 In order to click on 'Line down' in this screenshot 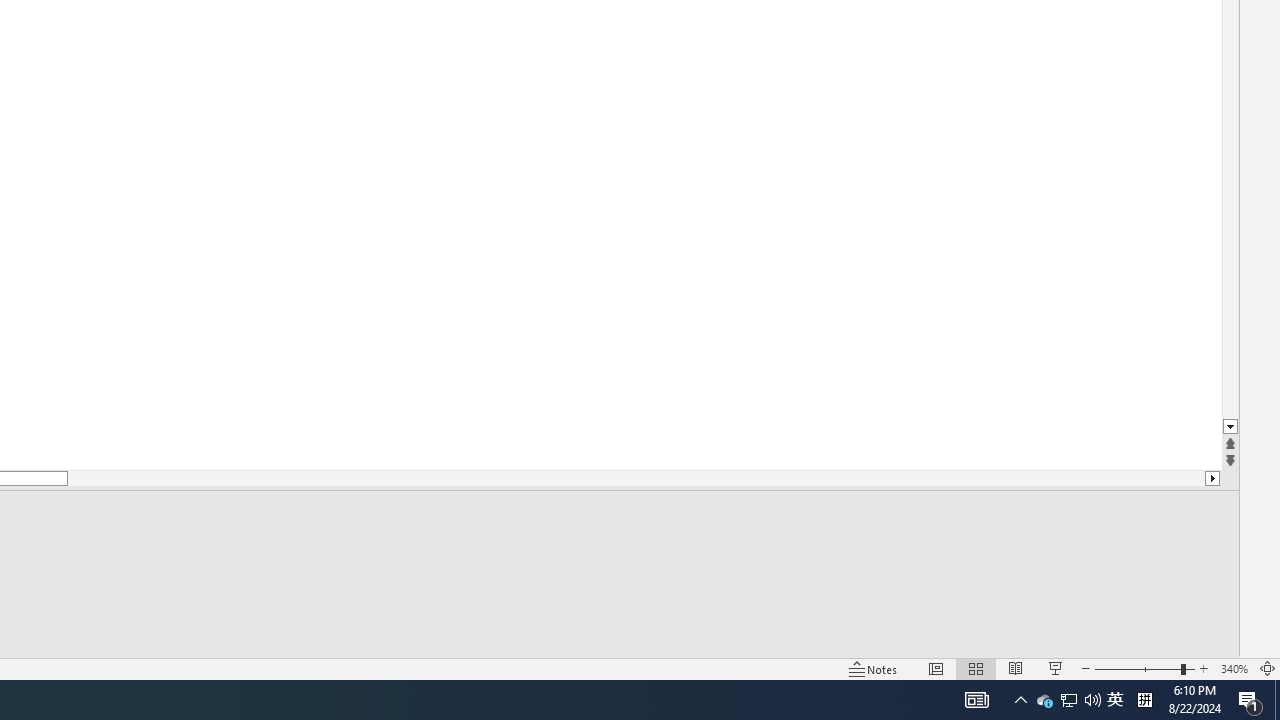, I will do `click(1229, 426)`.